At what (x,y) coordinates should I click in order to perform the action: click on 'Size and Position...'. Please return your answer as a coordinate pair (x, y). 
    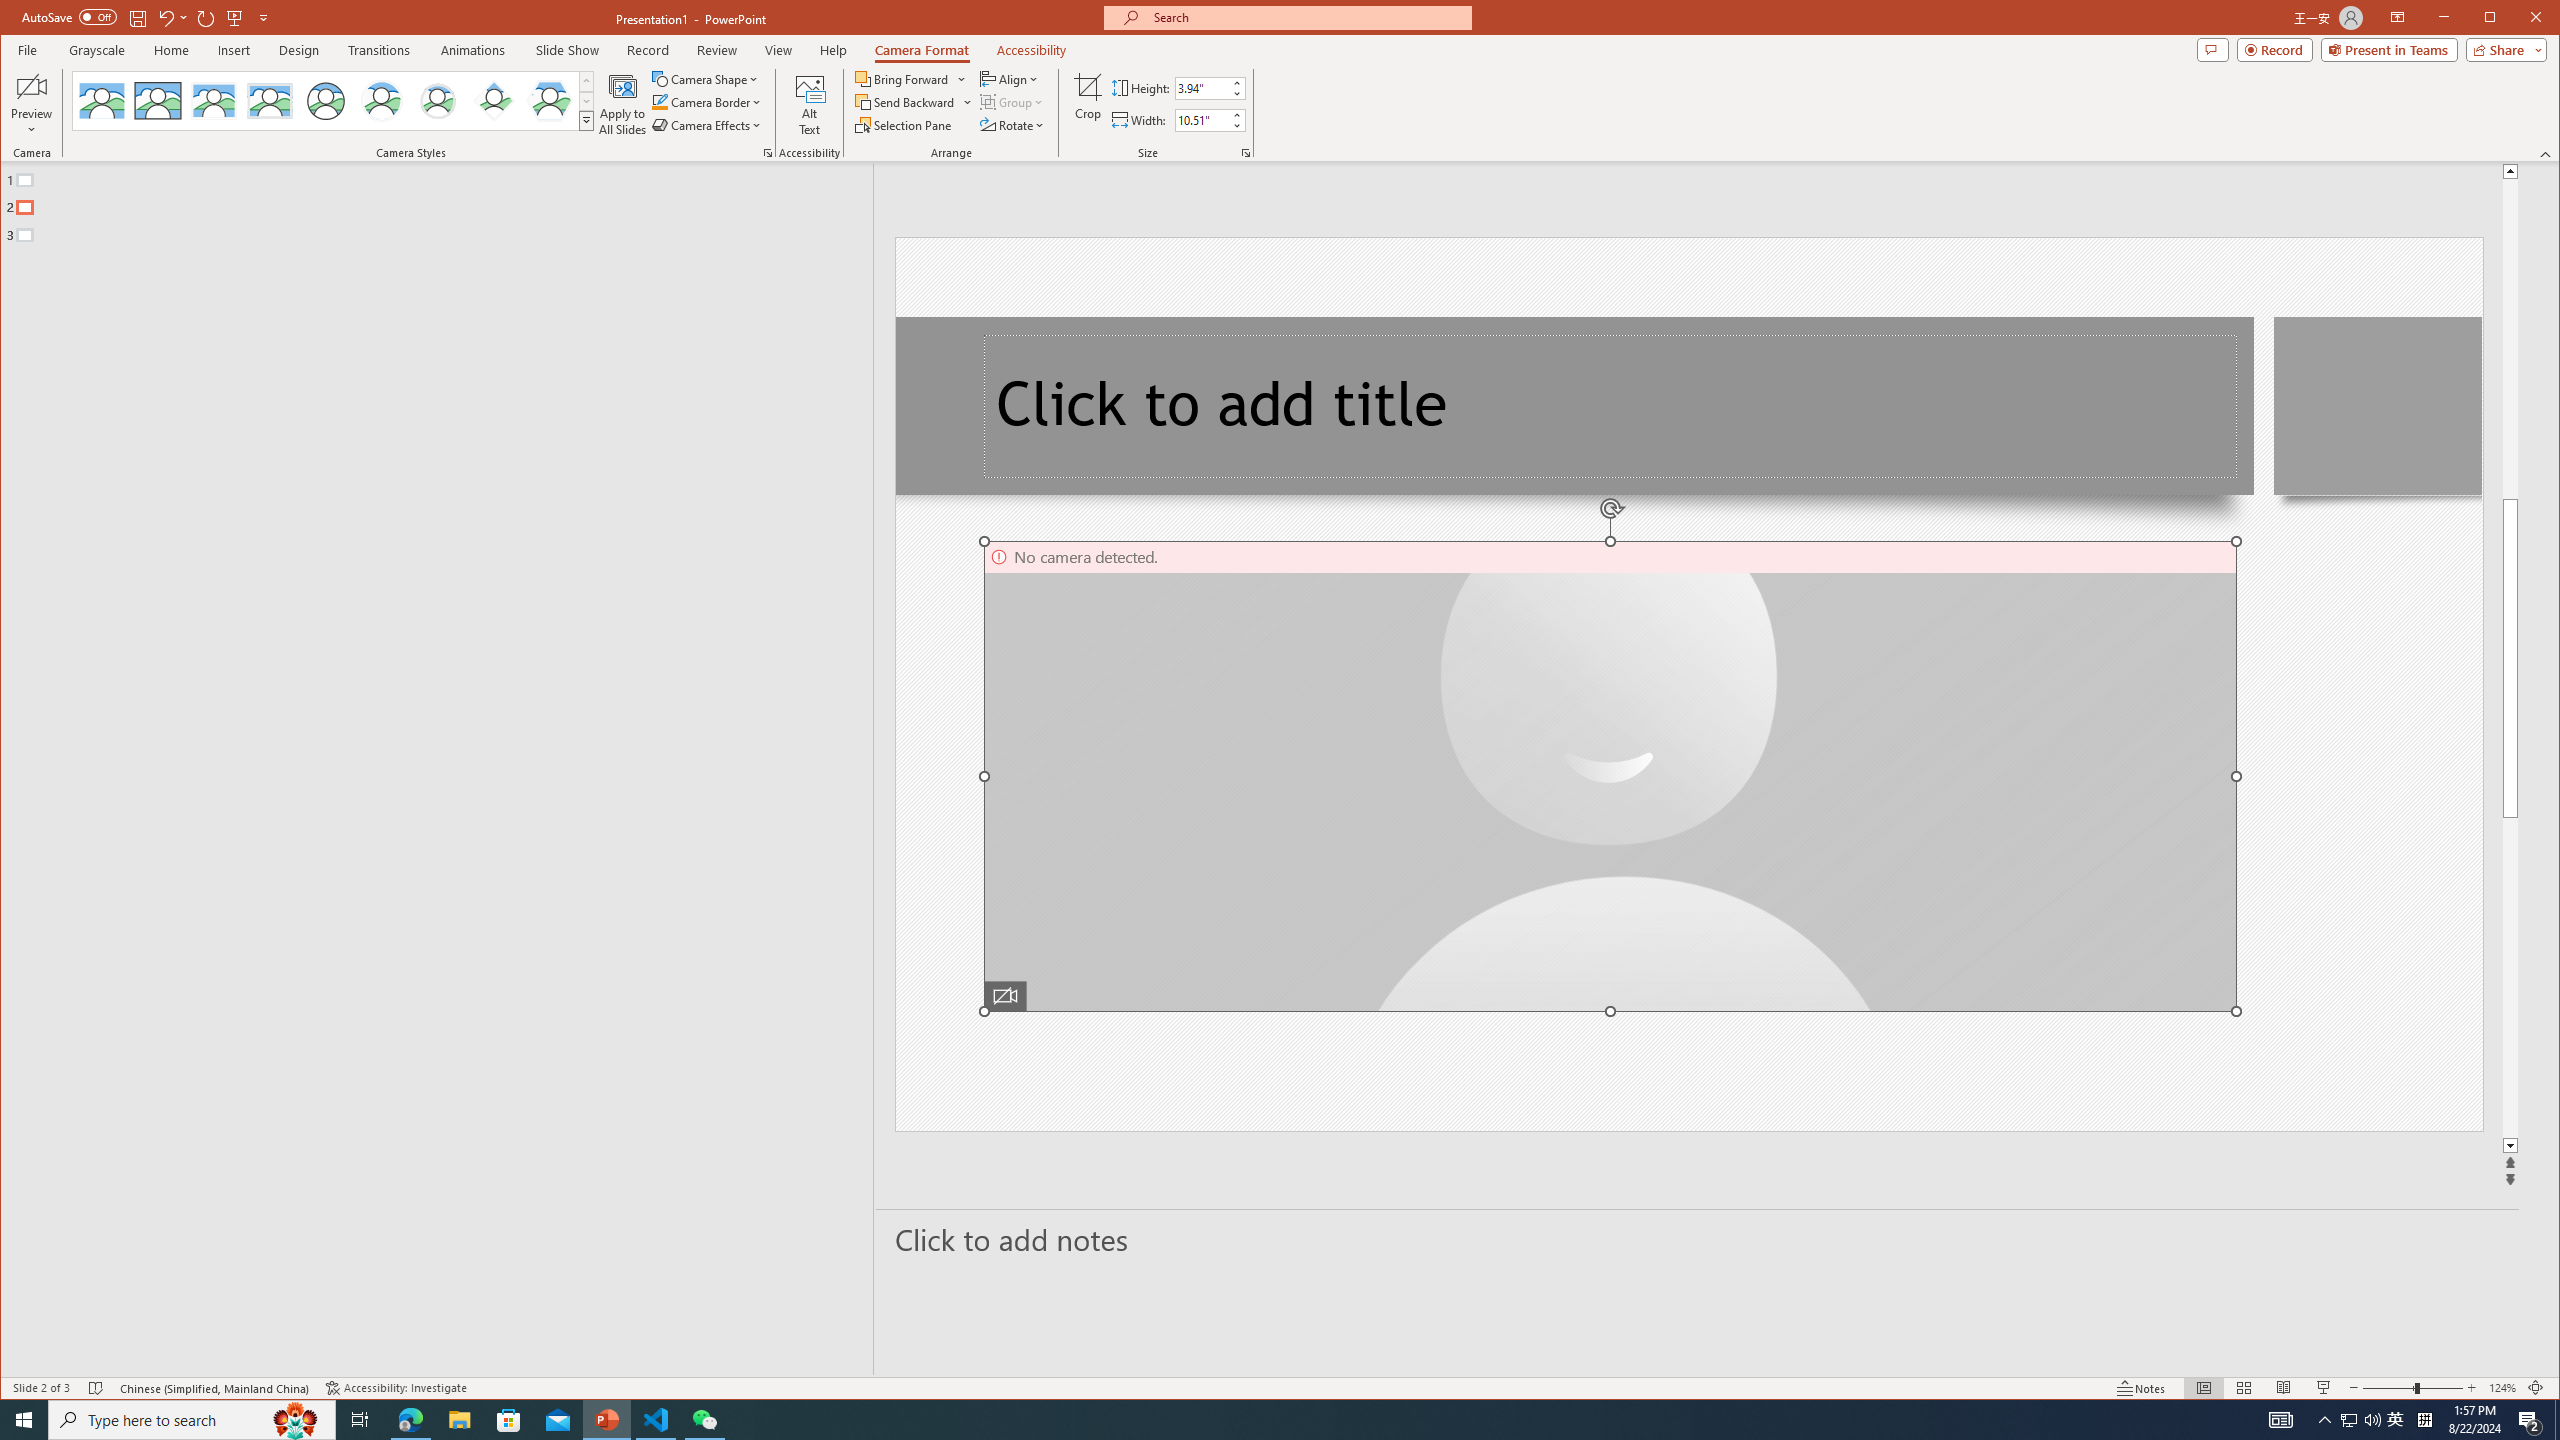
    Looking at the image, I should click on (1246, 153).